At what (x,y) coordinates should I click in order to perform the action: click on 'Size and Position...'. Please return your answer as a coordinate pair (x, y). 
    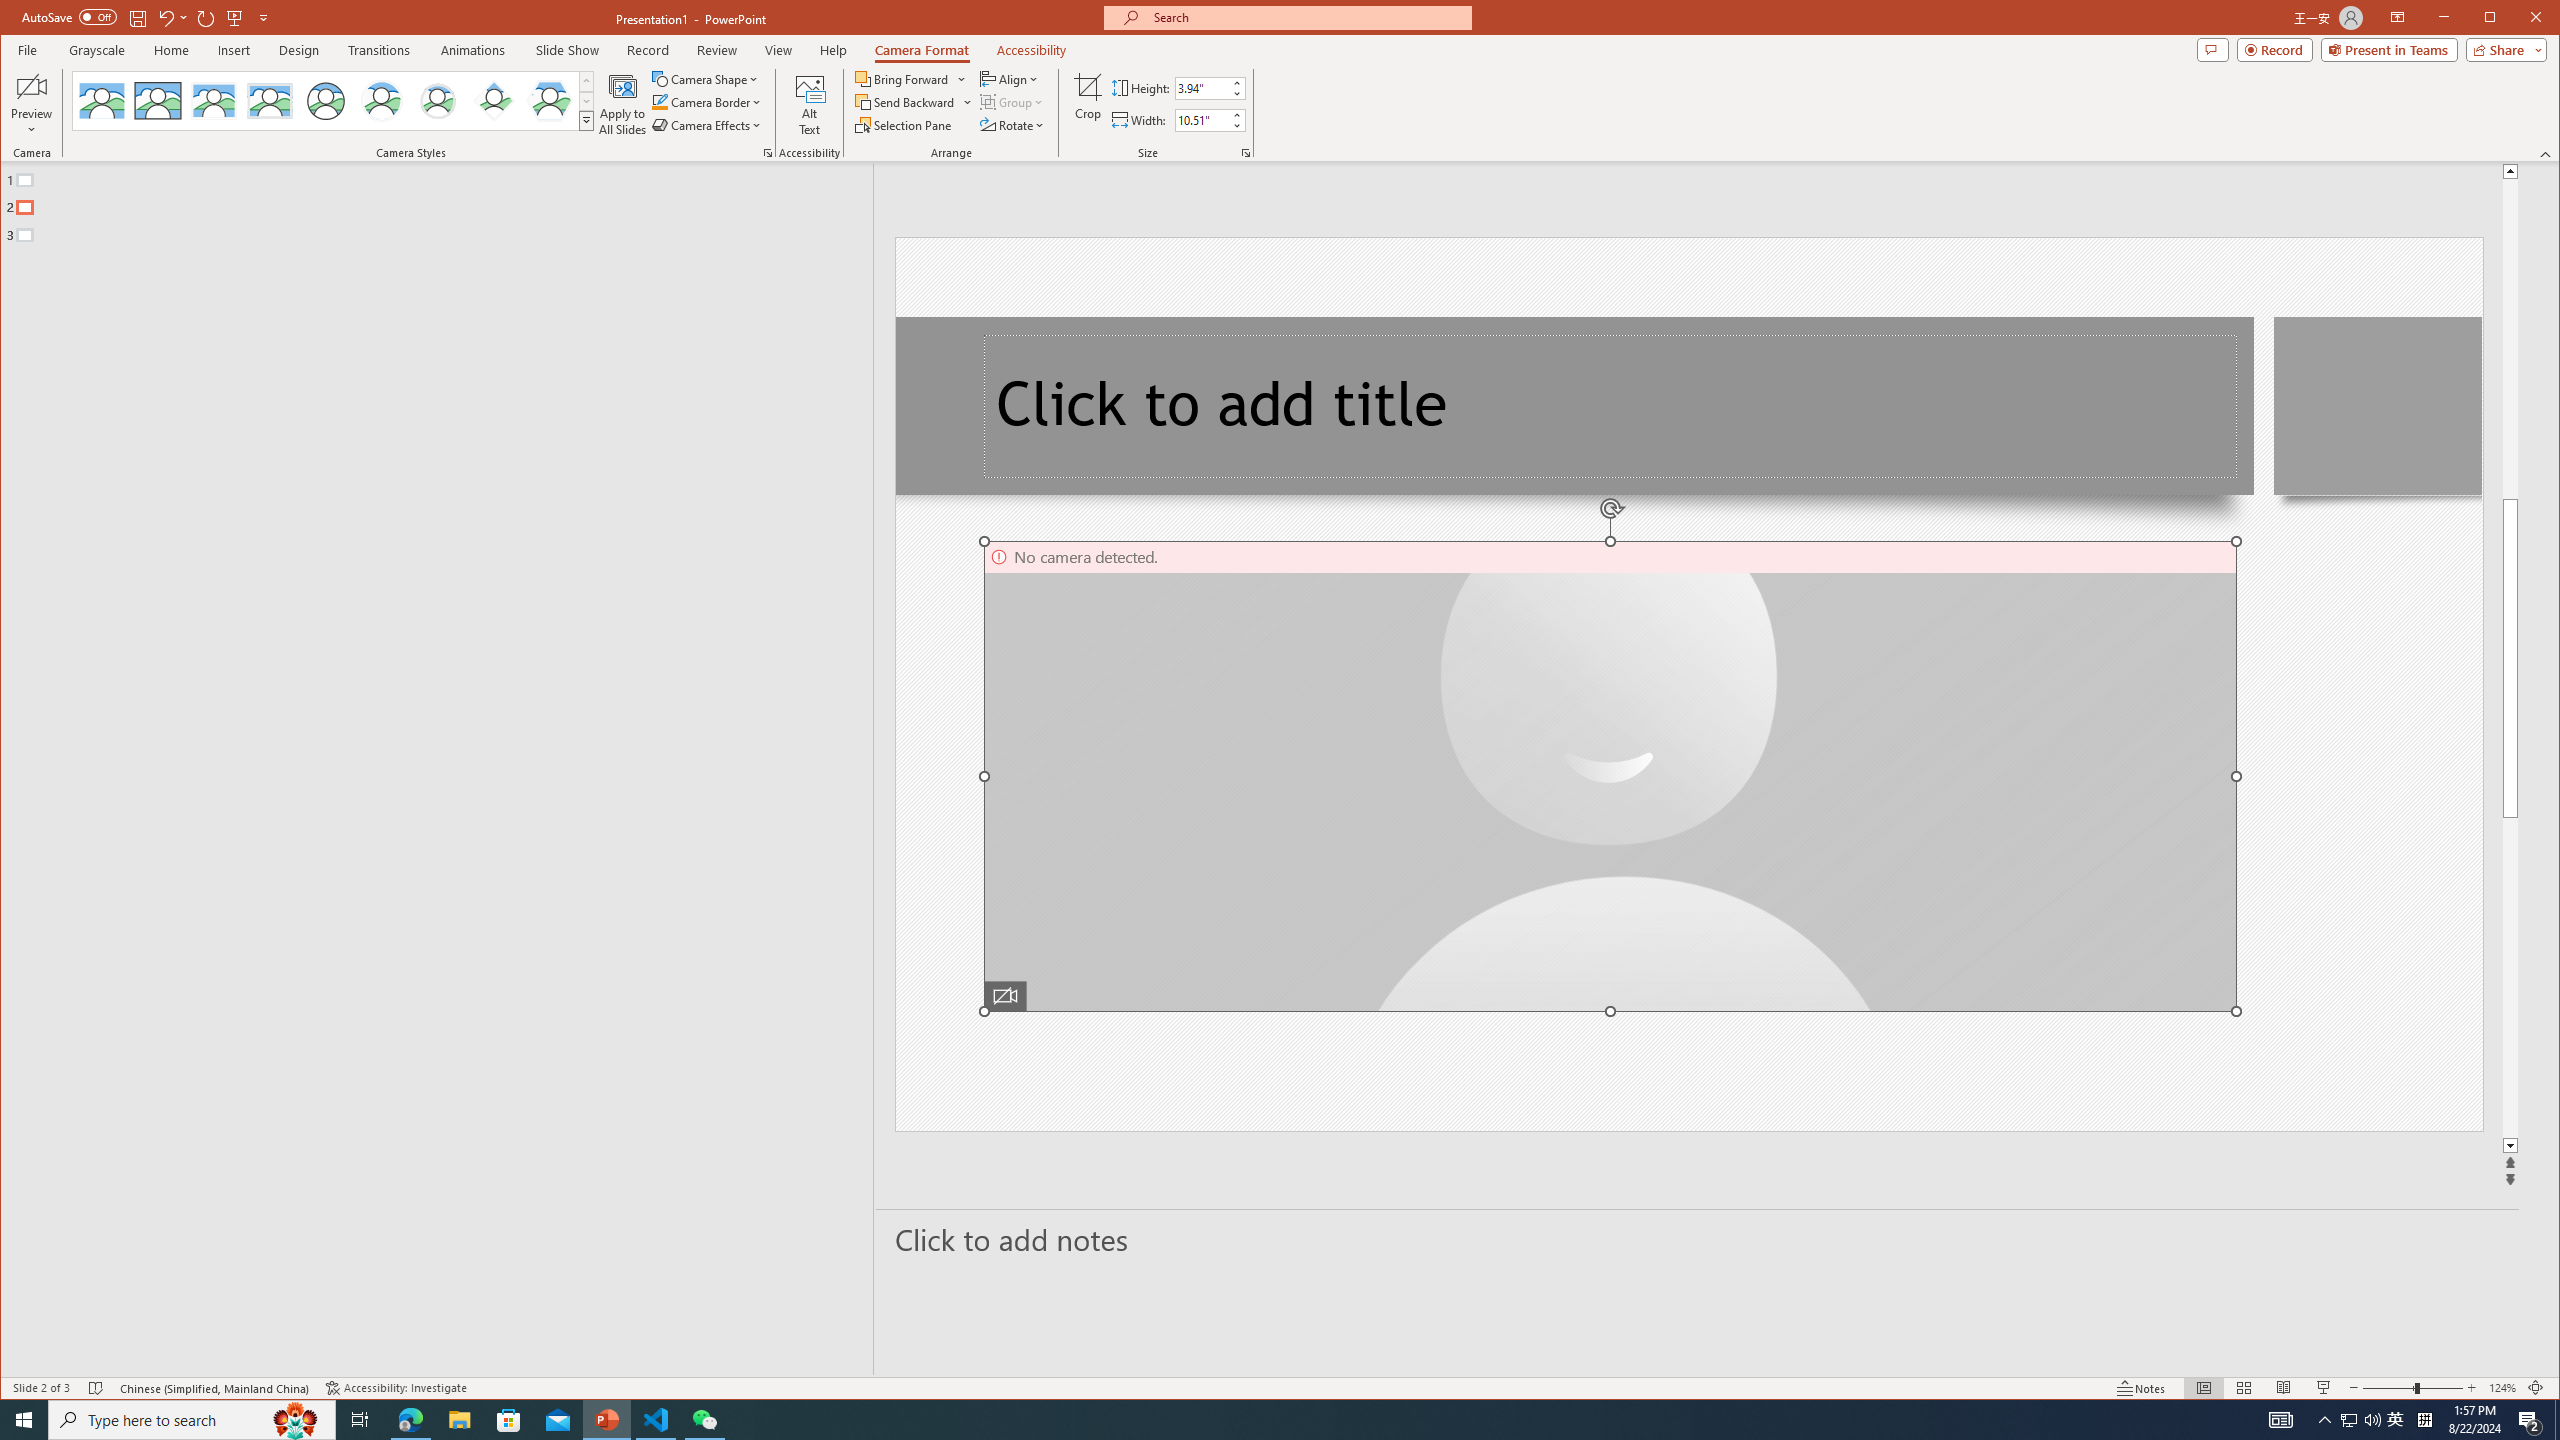
    Looking at the image, I should click on (1246, 153).